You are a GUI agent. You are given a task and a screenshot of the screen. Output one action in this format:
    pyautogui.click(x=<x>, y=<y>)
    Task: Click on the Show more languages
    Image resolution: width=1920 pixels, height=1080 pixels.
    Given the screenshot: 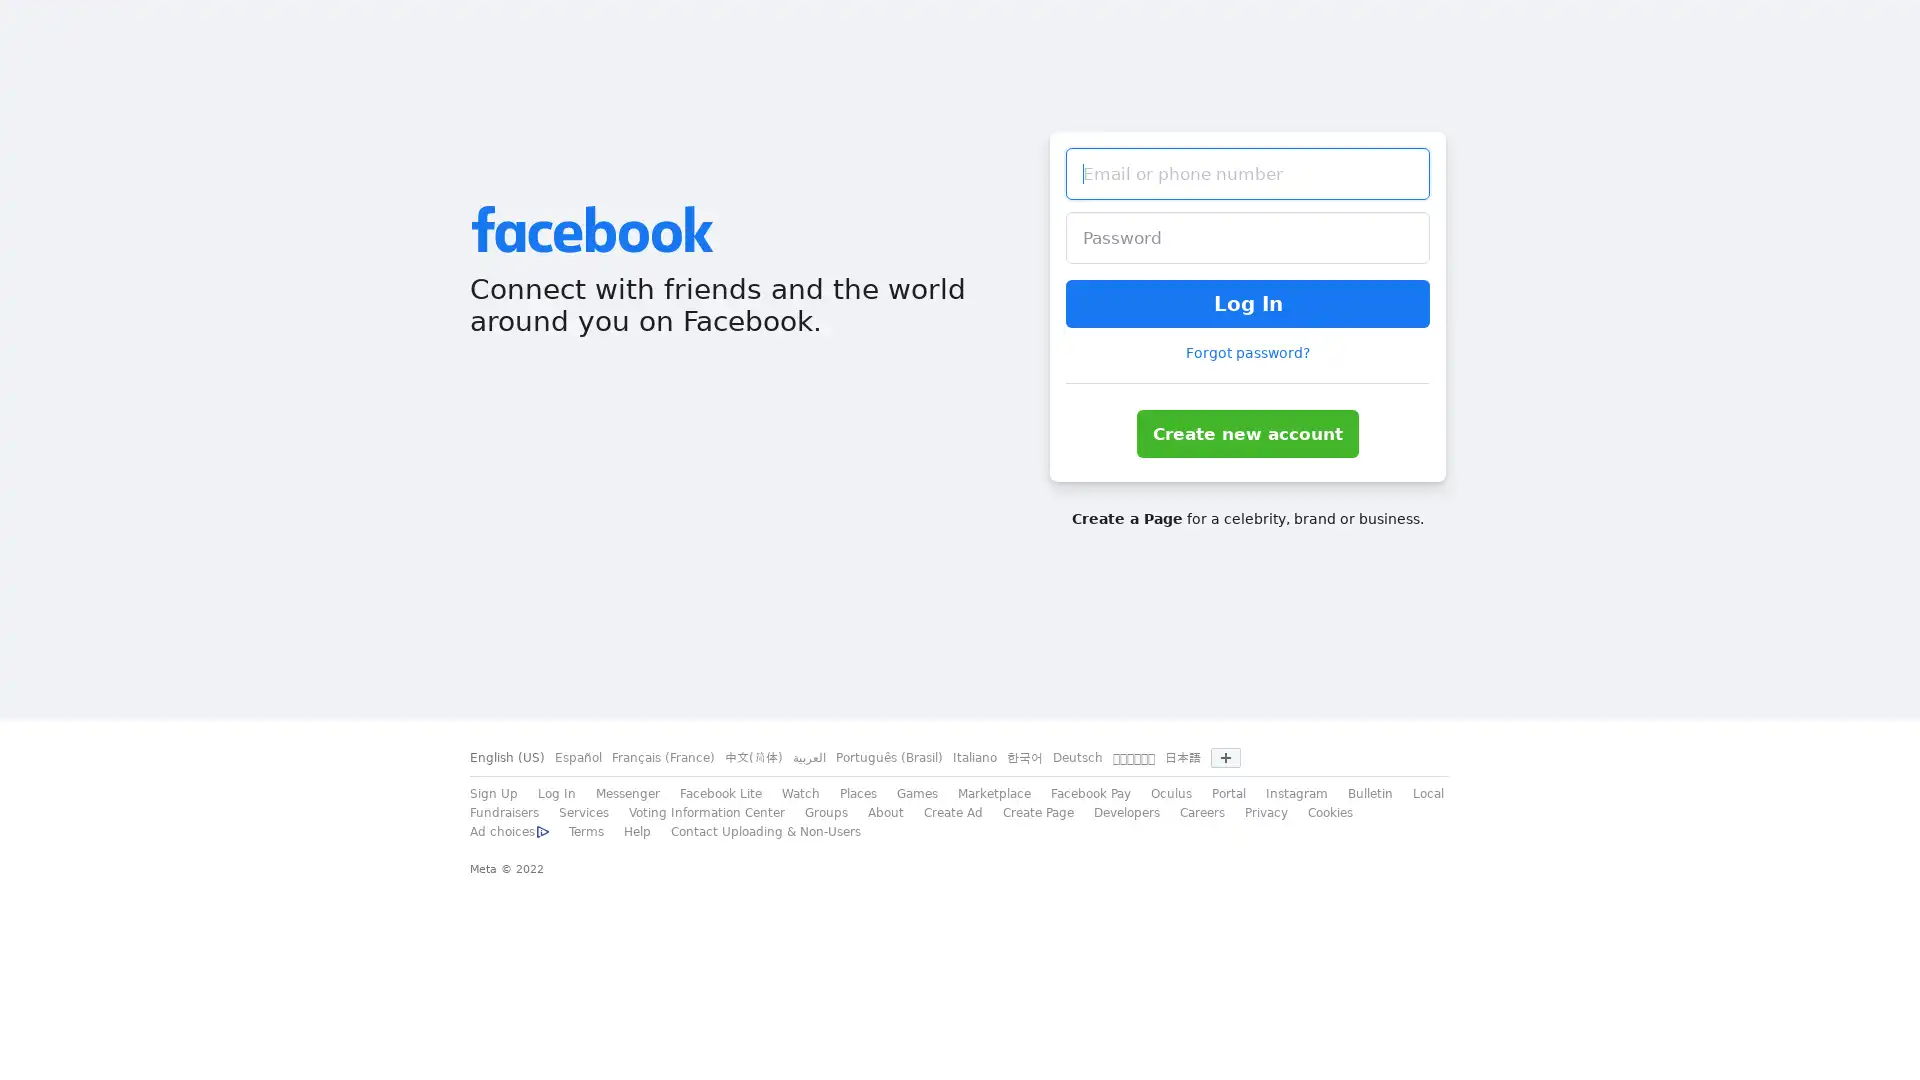 What is the action you would take?
    pyautogui.click(x=1224, y=758)
    